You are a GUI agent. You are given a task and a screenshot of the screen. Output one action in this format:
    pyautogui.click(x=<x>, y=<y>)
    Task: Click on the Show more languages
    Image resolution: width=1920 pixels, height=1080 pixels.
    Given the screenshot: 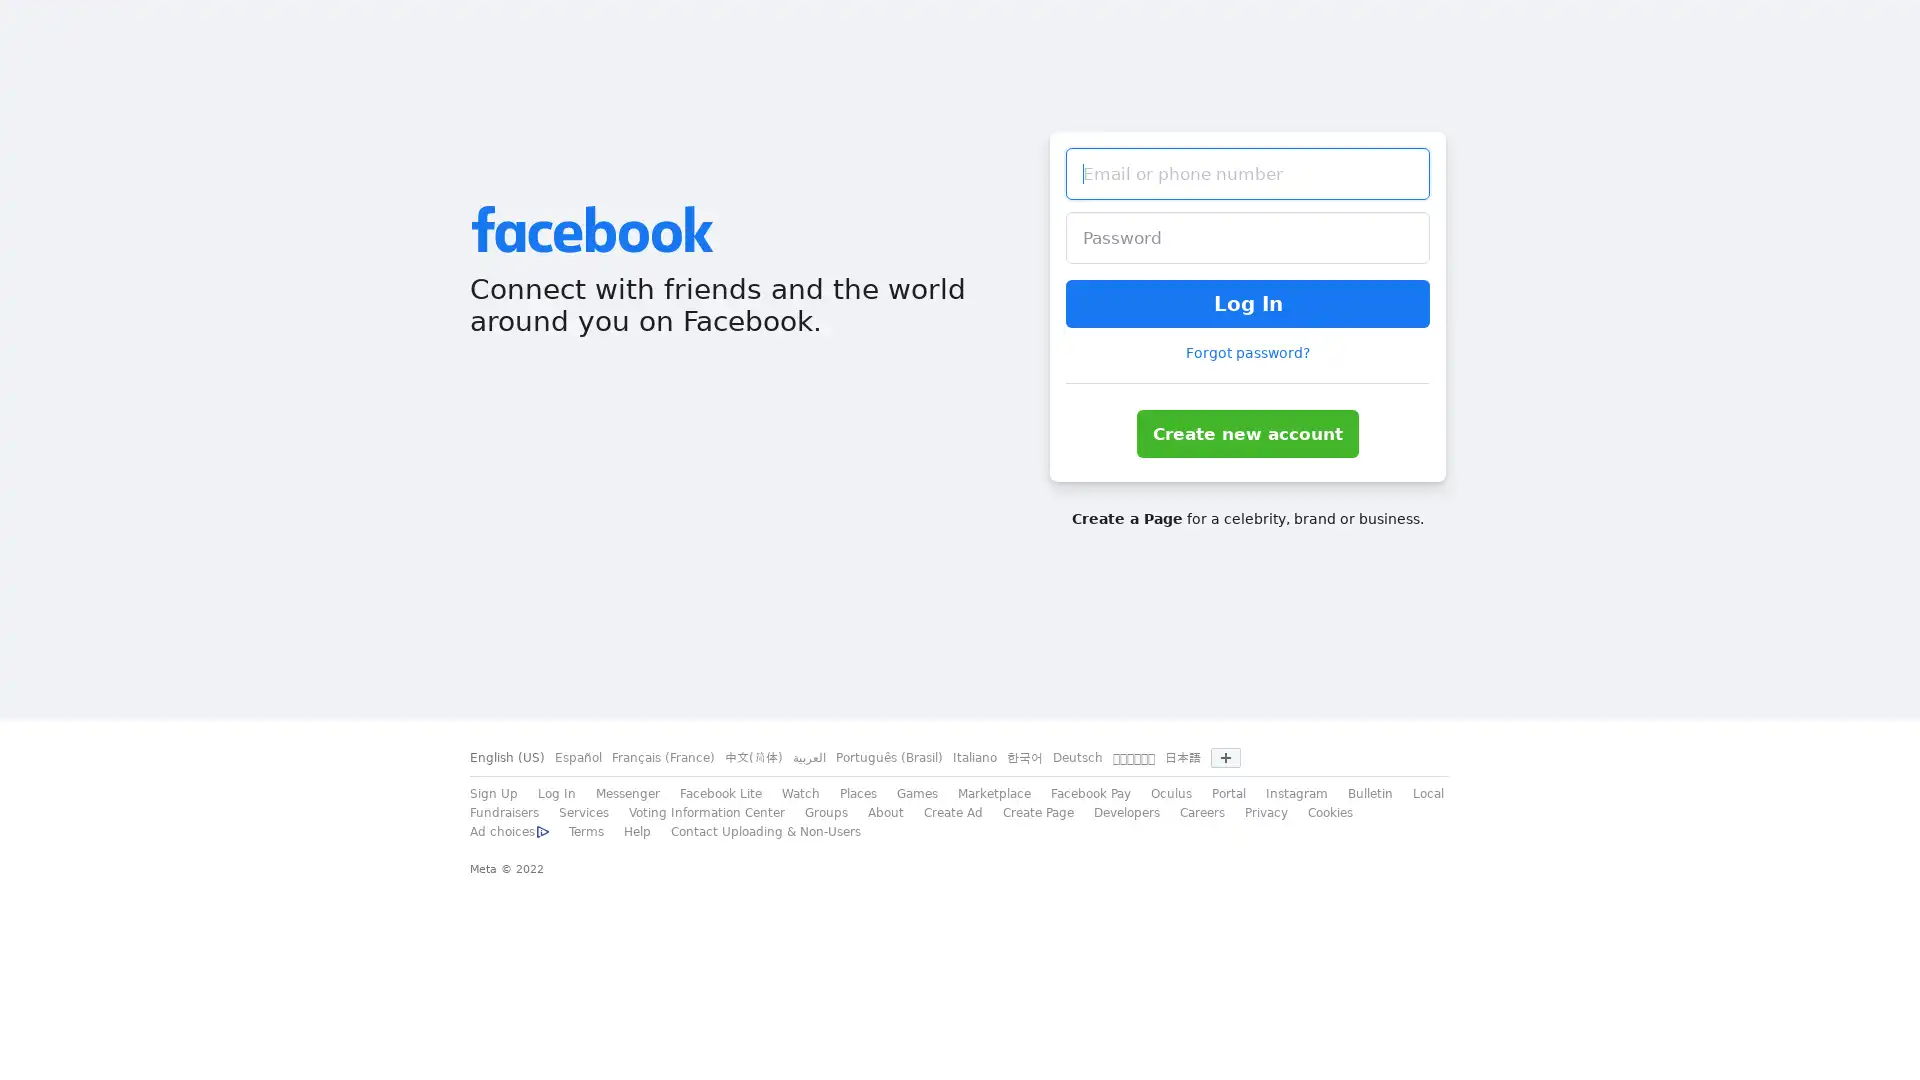 What is the action you would take?
    pyautogui.click(x=1224, y=758)
    